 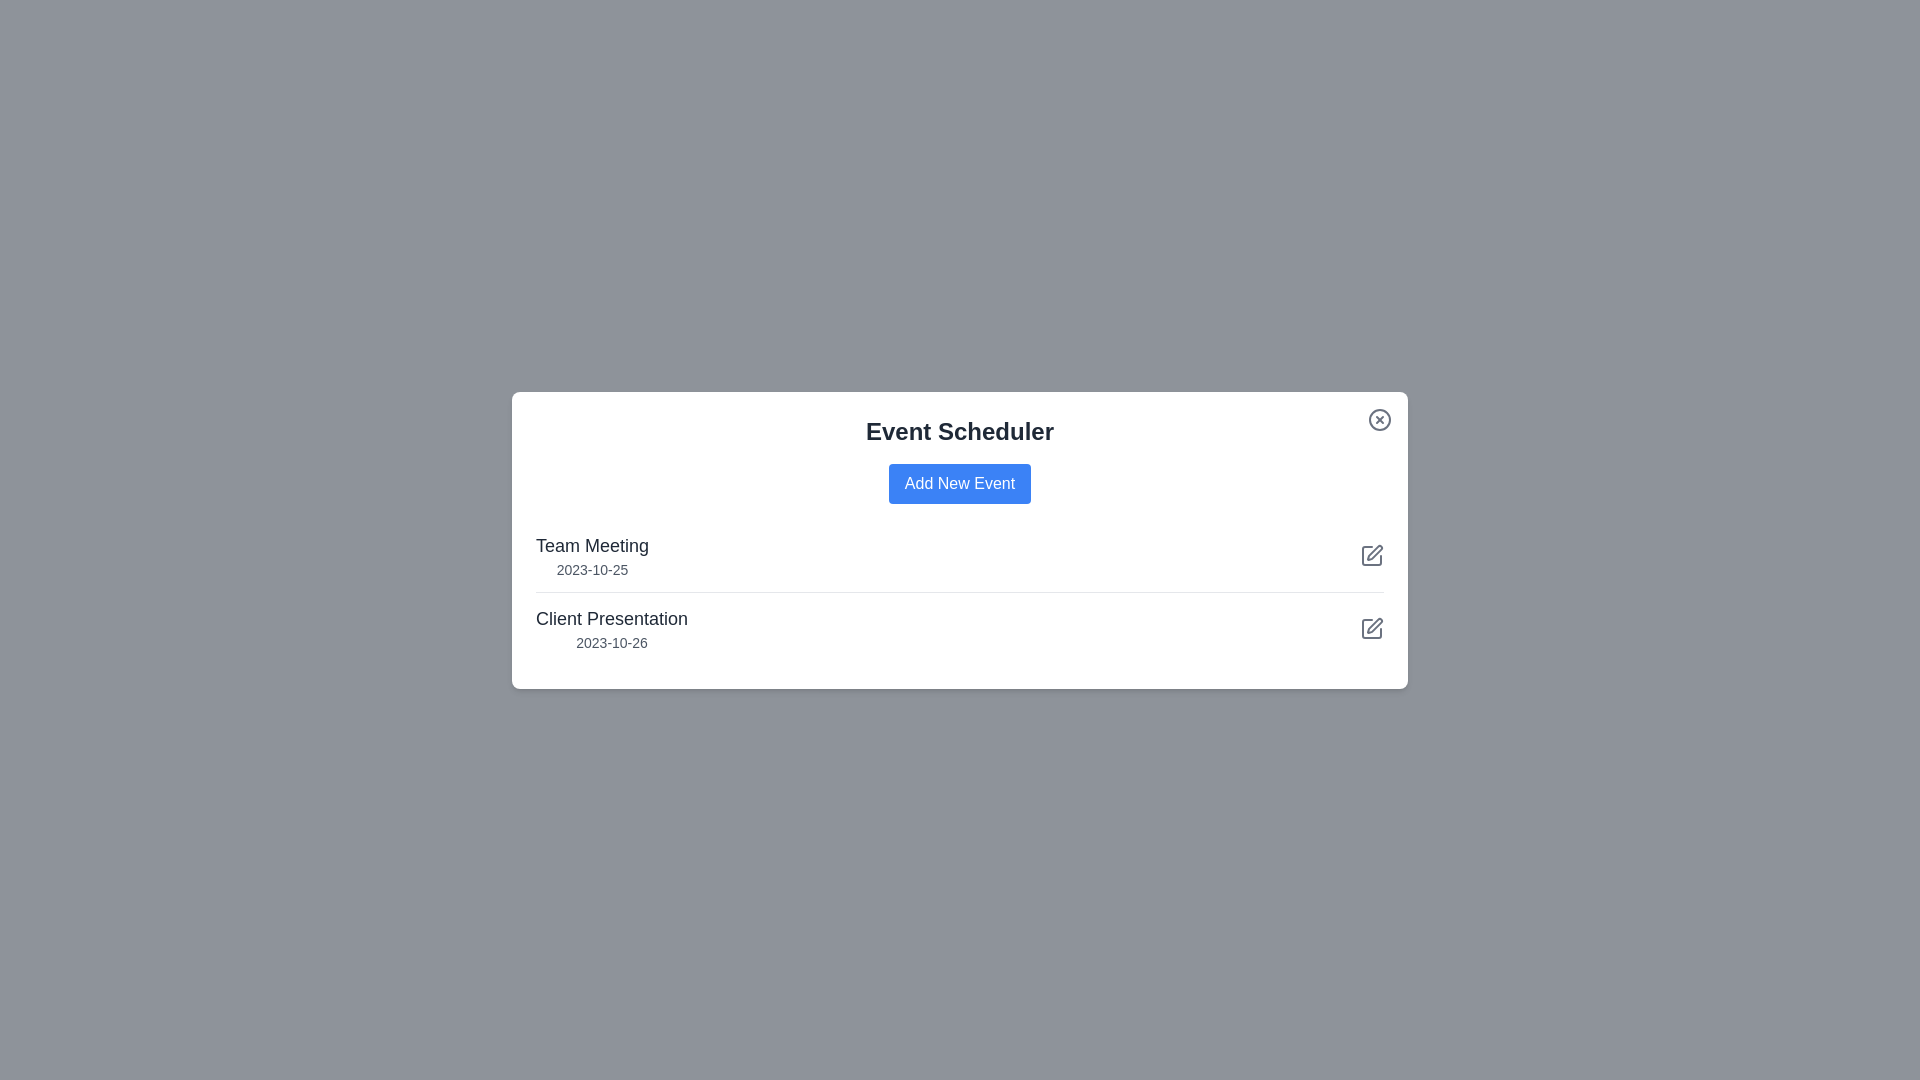 I want to click on the pencil icon button in the upper-right corner of the 'Team Meeting 2023-10-25' section to initiate editing, so click(x=1371, y=555).